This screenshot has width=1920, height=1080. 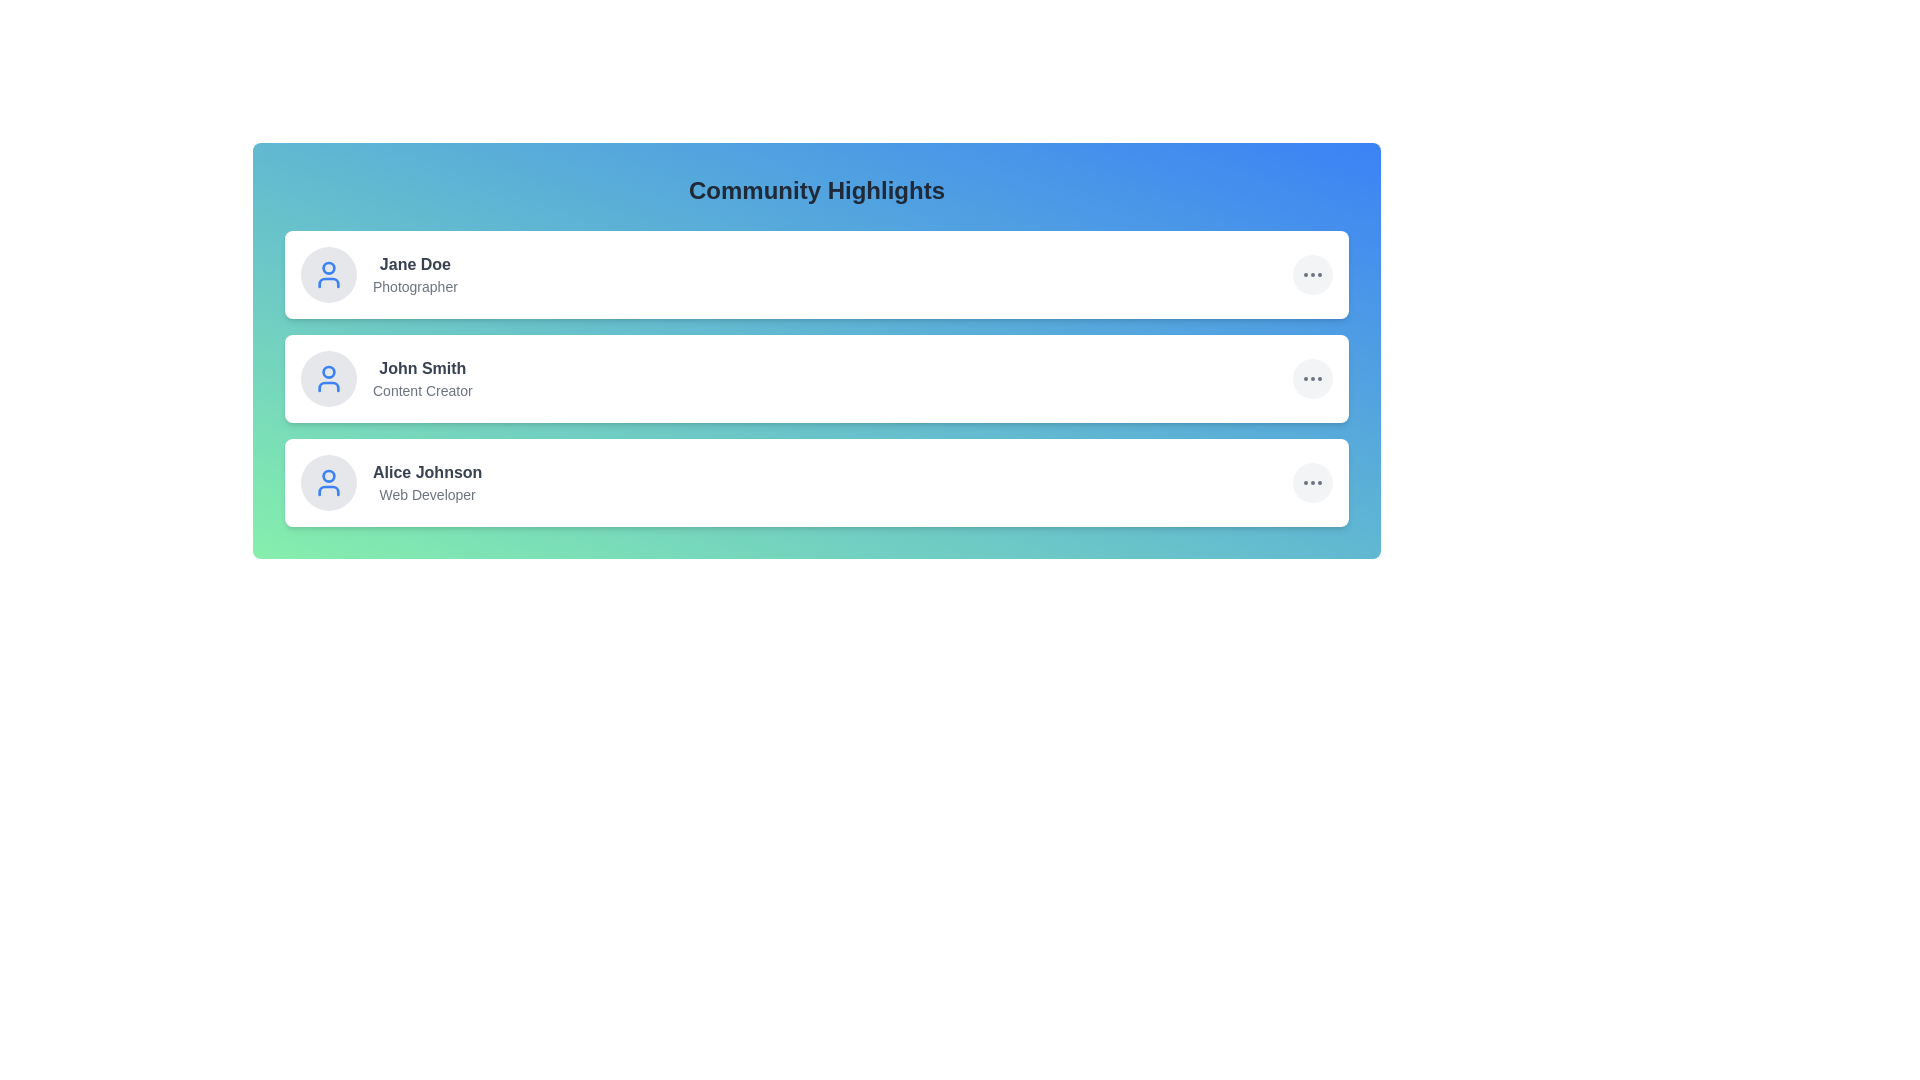 I want to click on the user icon representing 'John Smith', so click(x=329, y=378).